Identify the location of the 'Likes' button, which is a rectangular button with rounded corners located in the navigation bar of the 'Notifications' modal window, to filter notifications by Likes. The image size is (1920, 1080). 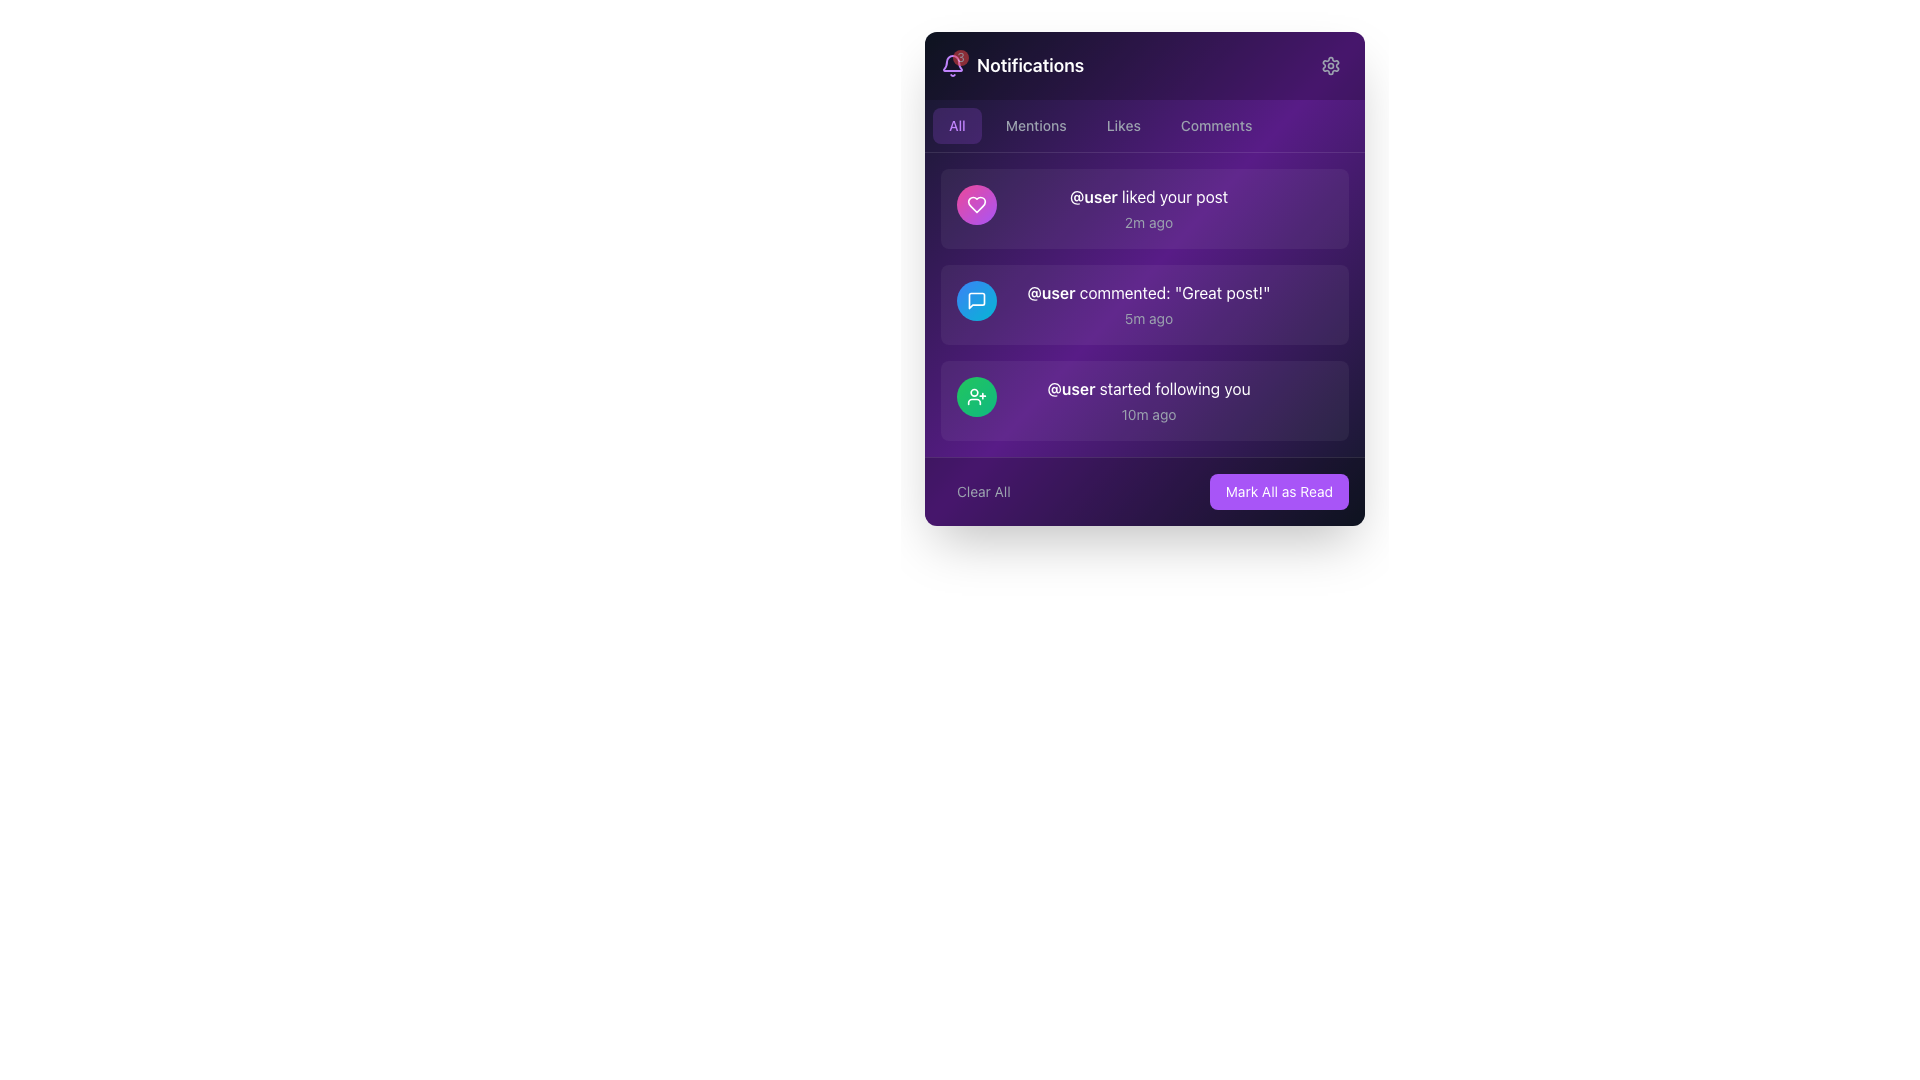
(1123, 126).